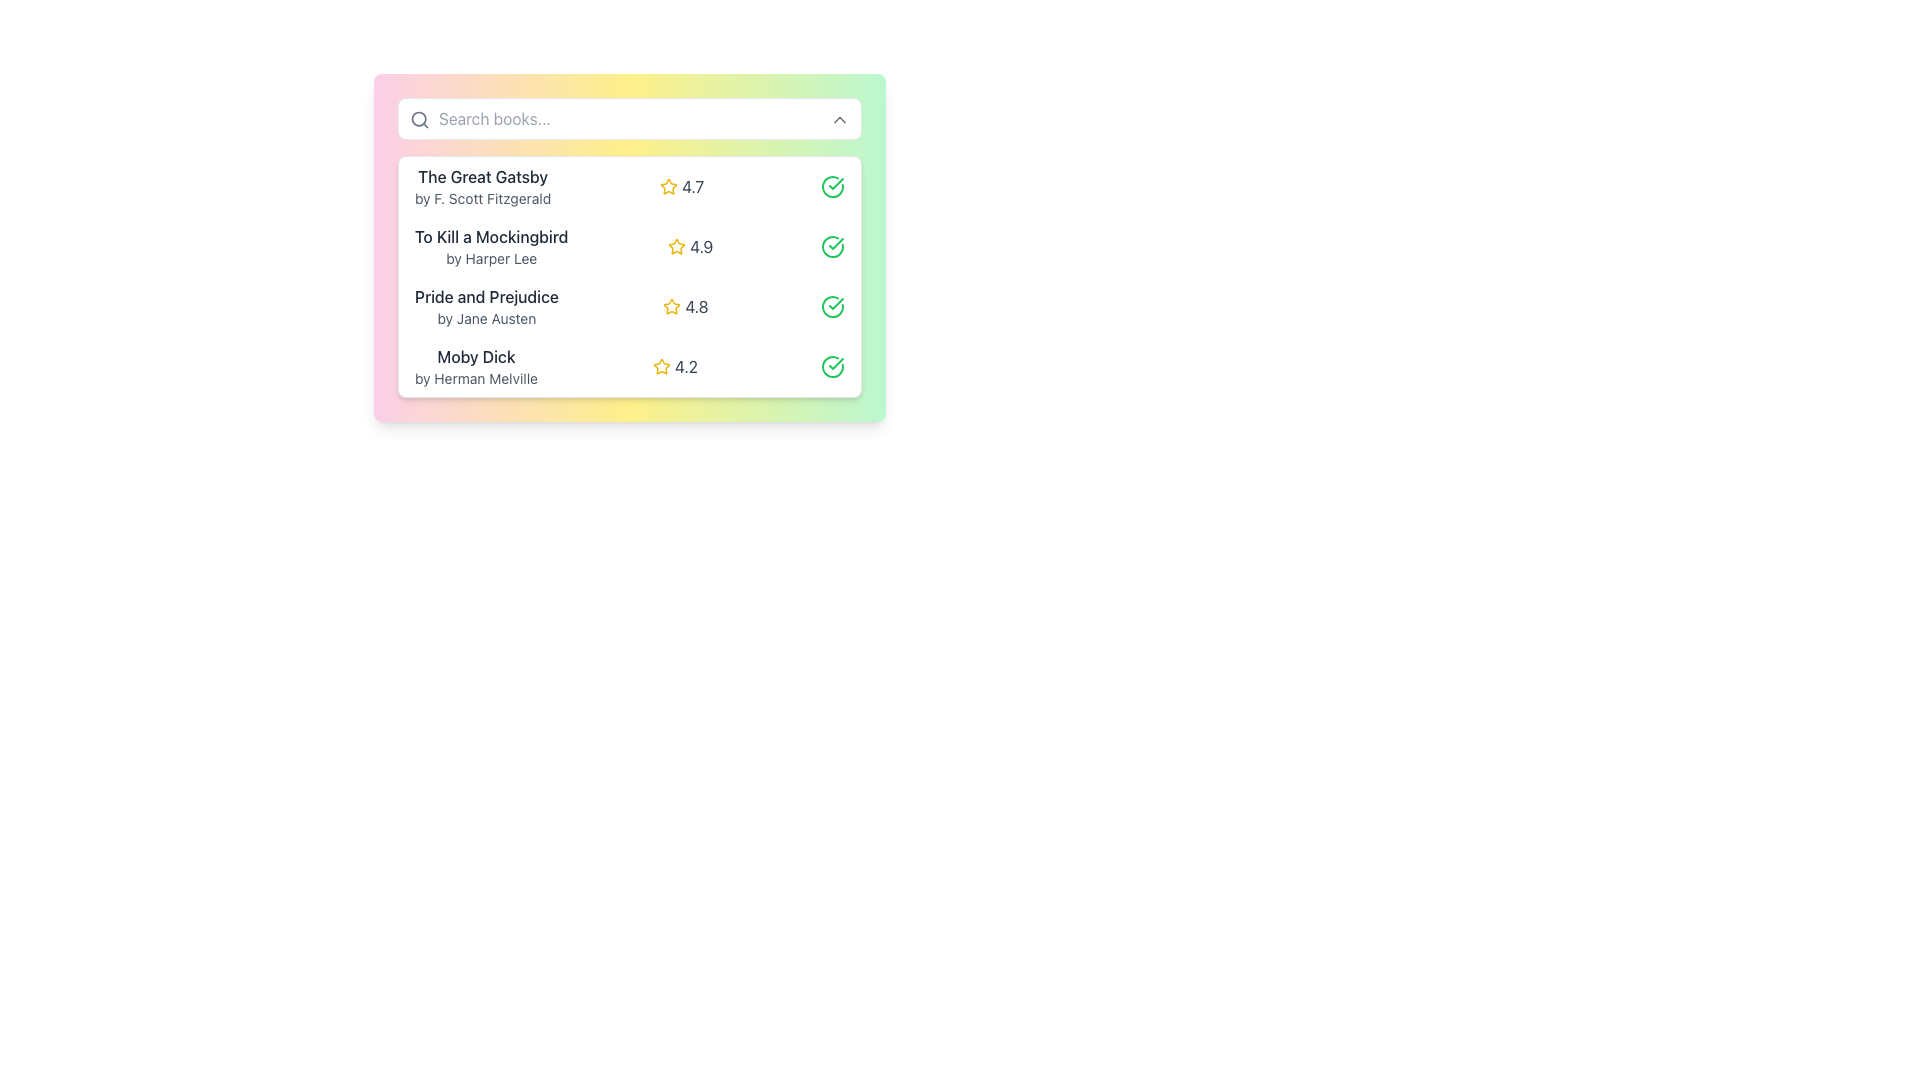 The width and height of the screenshot is (1920, 1080). What do you see at coordinates (686, 366) in the screenshot?
I see `the text label displaying the numeric value '4.2', which is styled in gray font and positioned adjacent to a yellow star icon, indicating a rating context` at bounding box center [686, 366].